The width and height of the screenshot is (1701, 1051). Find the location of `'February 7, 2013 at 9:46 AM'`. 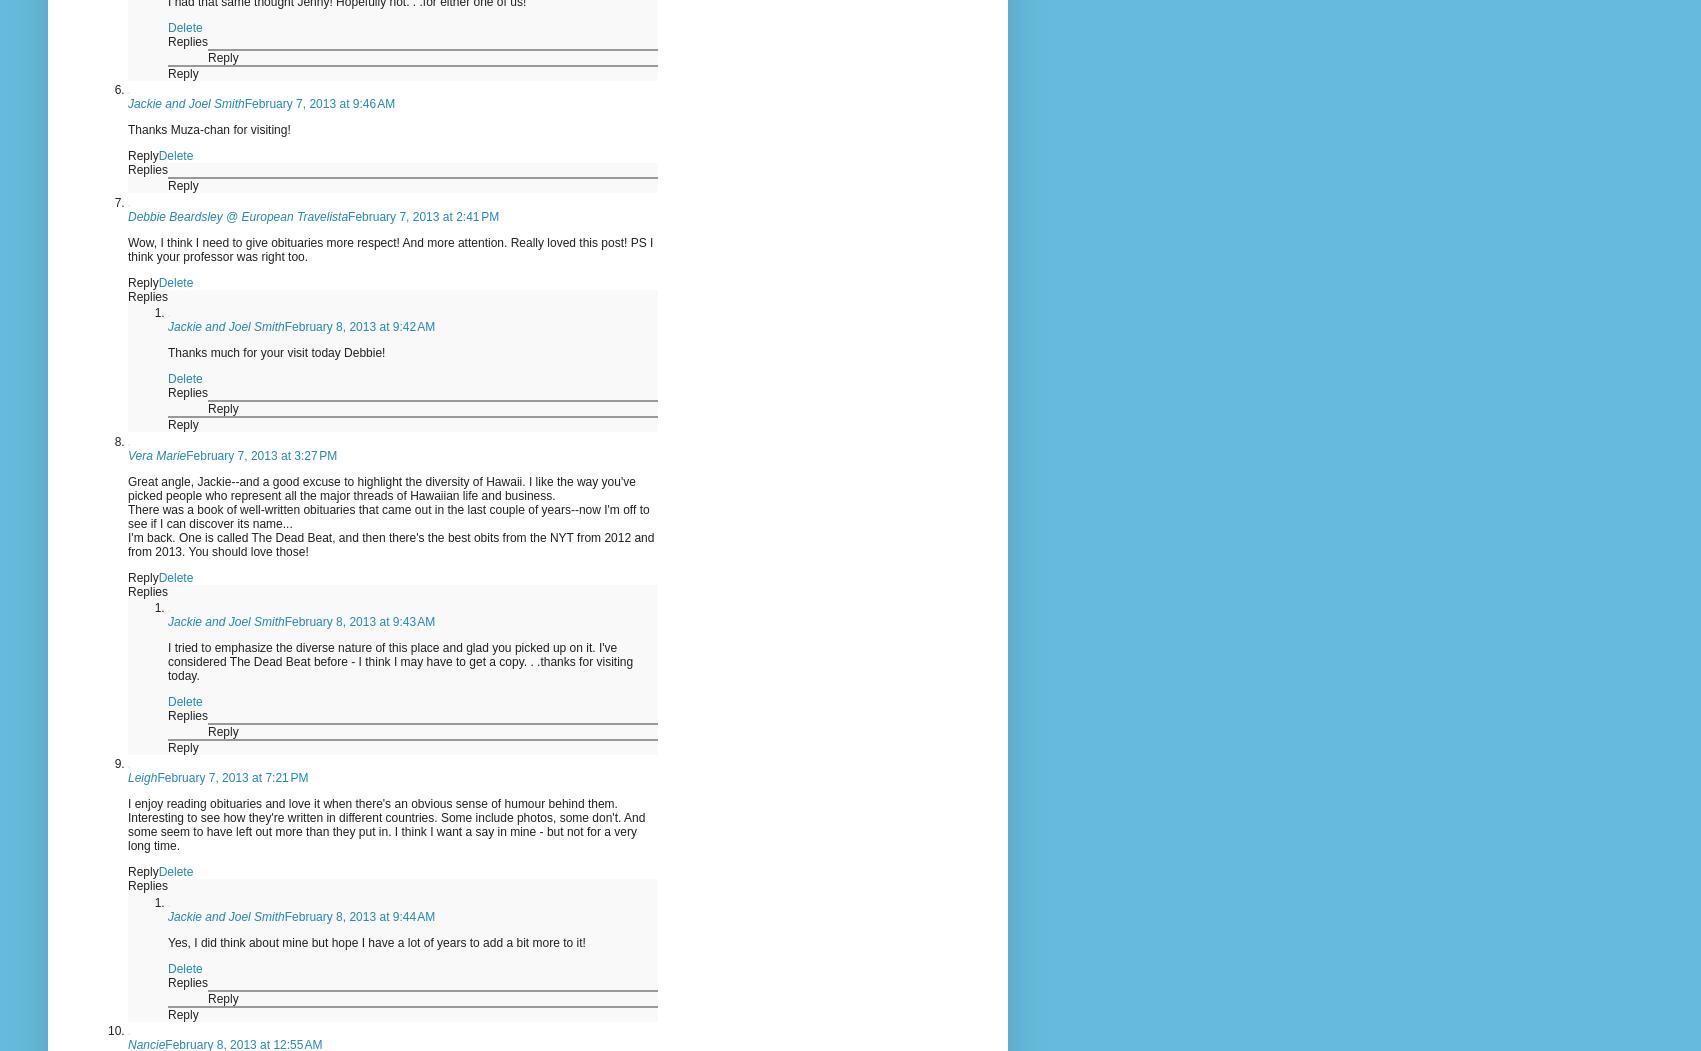

'February 7, 2013 at 9:46 AM' is located at coordinates (243, 104).